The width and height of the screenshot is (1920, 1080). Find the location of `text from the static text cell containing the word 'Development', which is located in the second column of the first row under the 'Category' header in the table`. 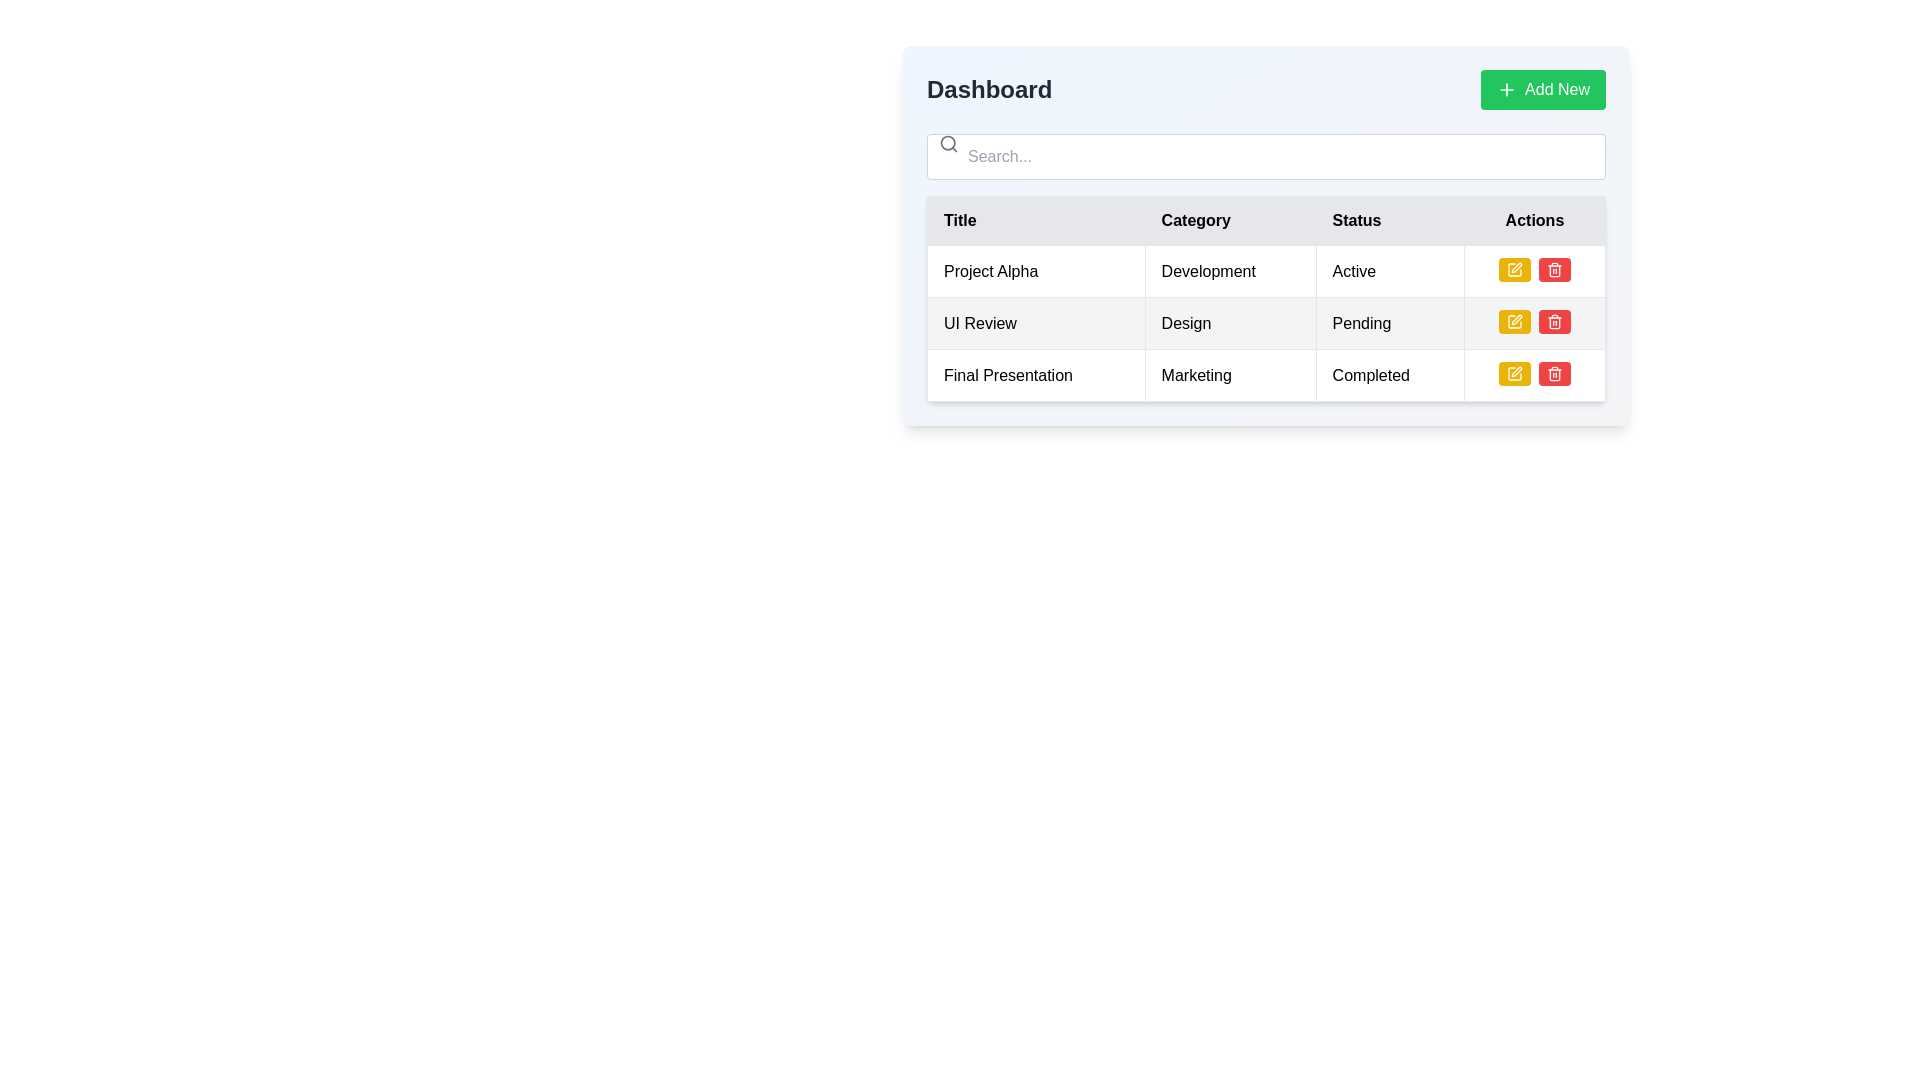

text from the static text cell containing the word 'Development', which is located in the second column of the first row under the 'Category' header in the table is located at coordinates (1229, 271).